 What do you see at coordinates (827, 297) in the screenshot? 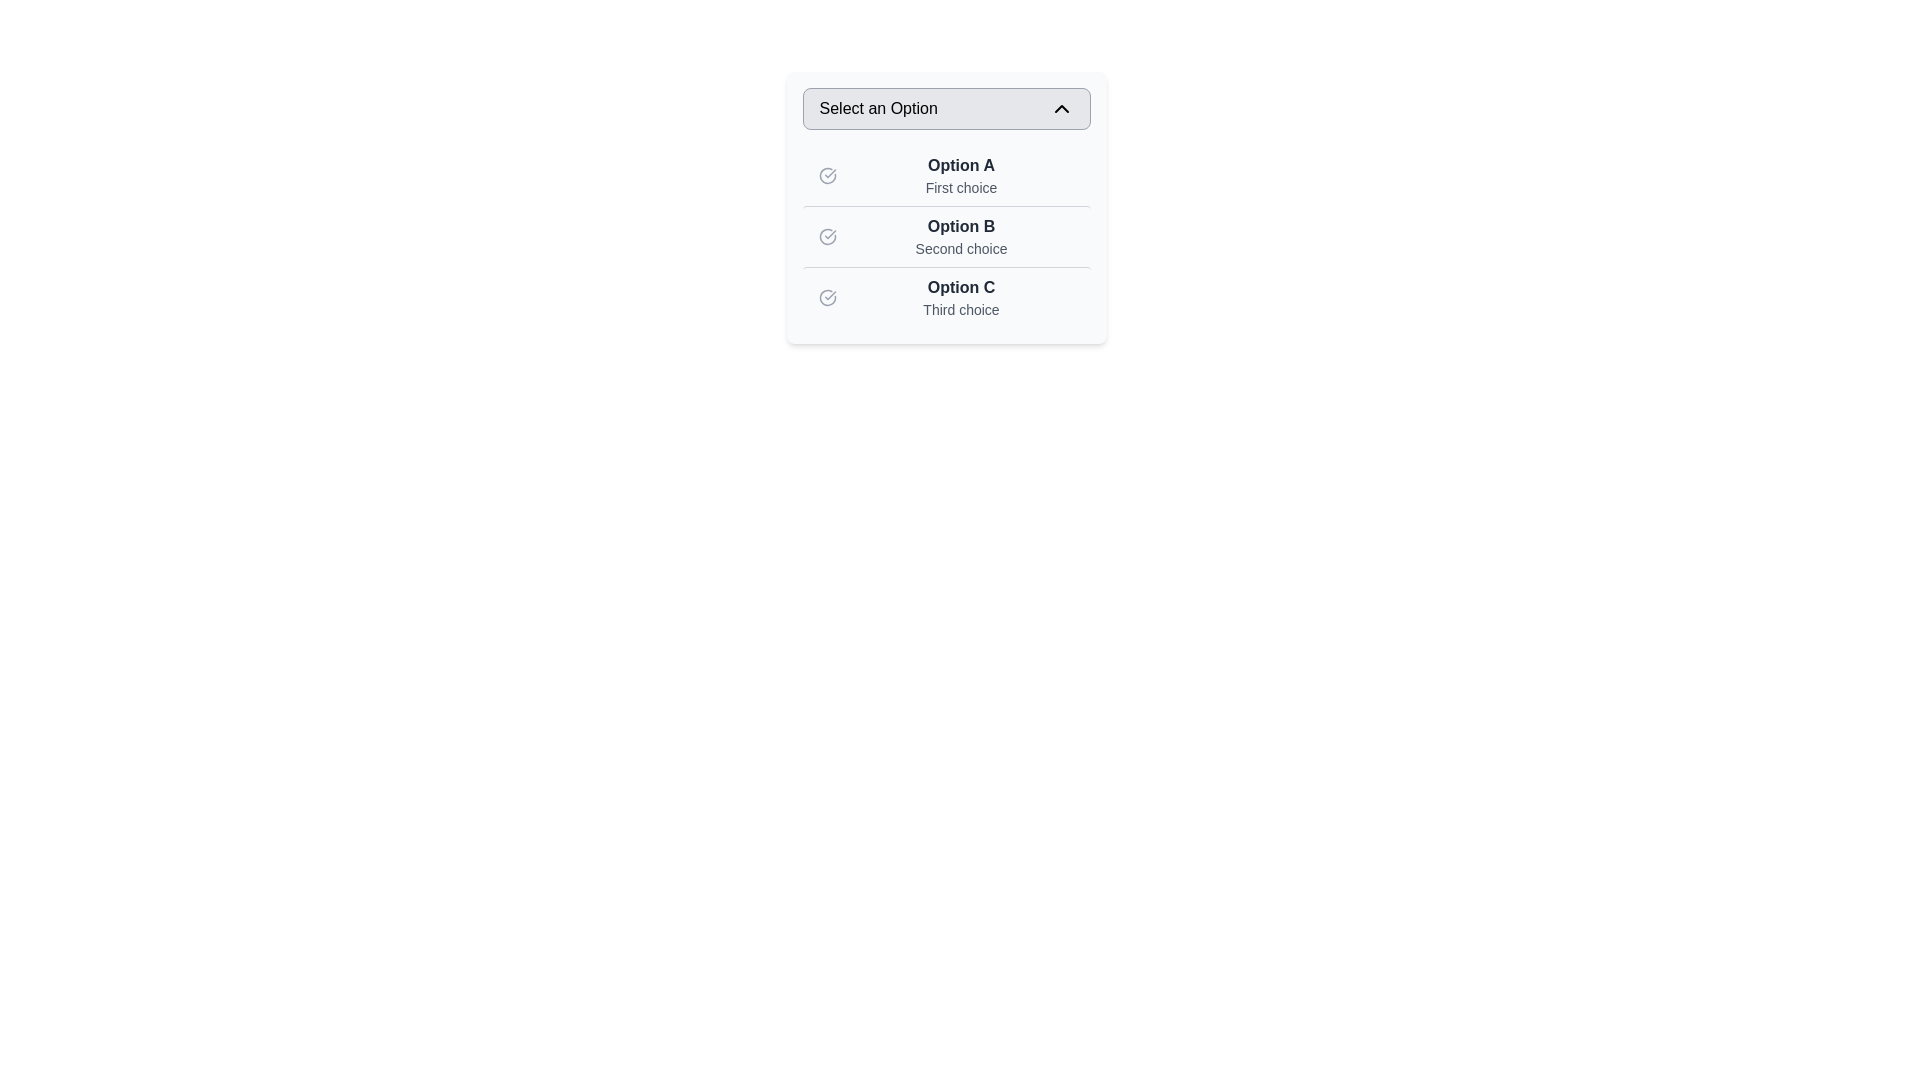
I see `the circular checkmark icon associated with 'Option C' in the dropdown menu` at bounding box center [827, 297].